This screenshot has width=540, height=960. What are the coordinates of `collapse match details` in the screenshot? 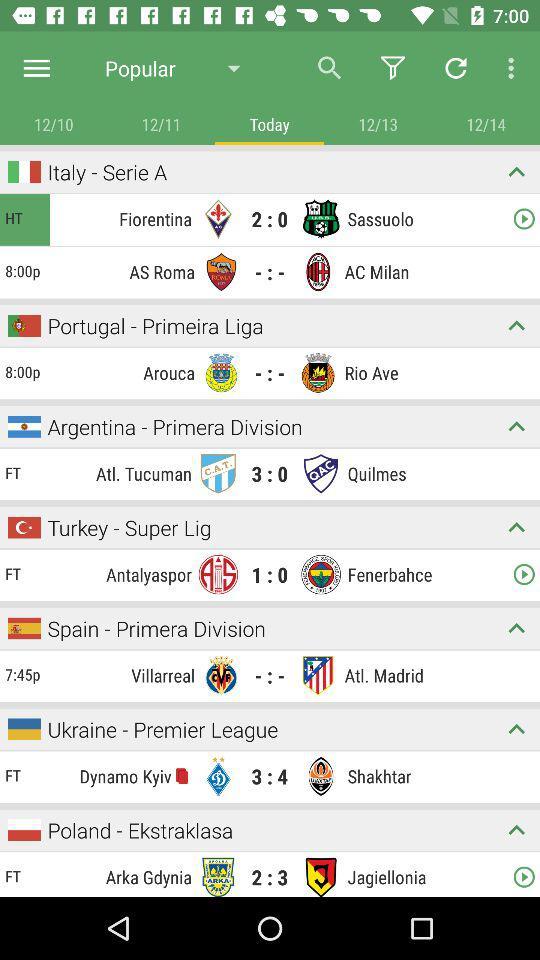 It's located at (516, 426).